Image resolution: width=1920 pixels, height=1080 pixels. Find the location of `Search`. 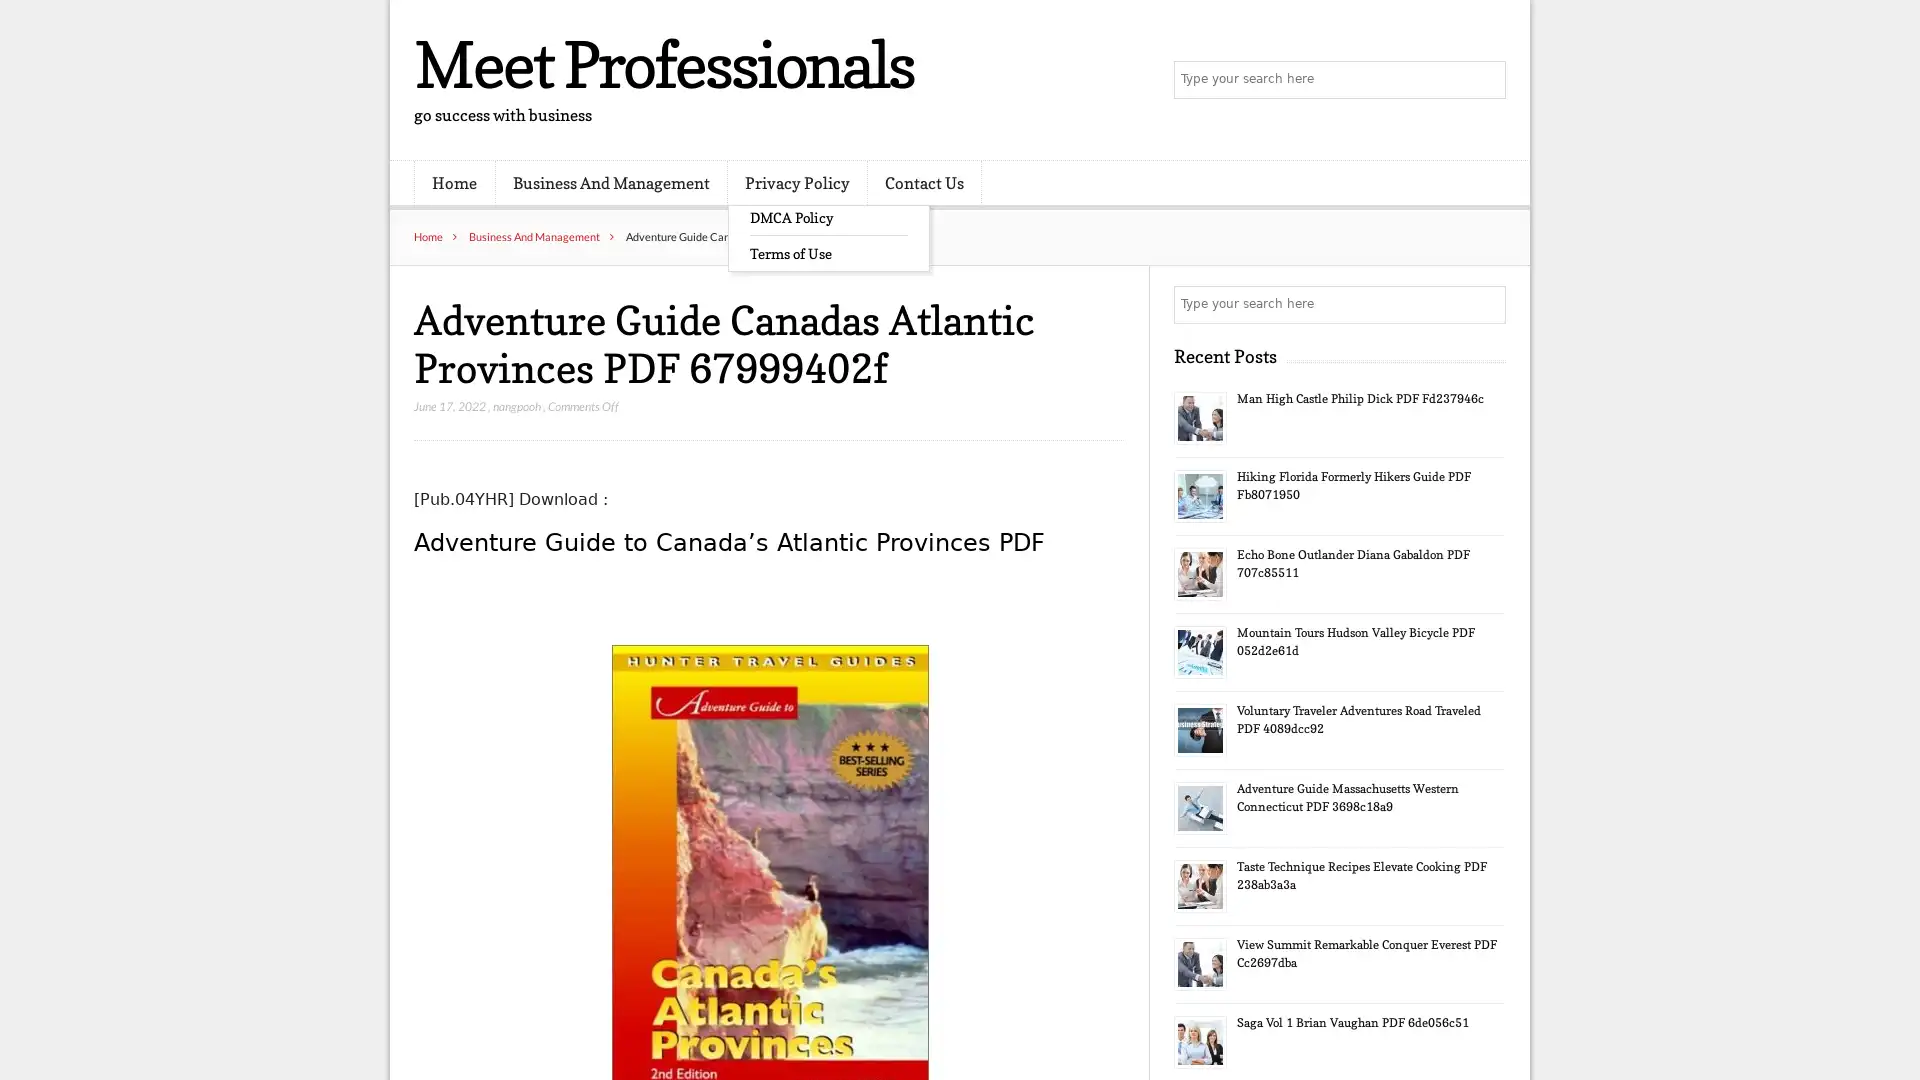

Search is located at coordinates (1485, 304).